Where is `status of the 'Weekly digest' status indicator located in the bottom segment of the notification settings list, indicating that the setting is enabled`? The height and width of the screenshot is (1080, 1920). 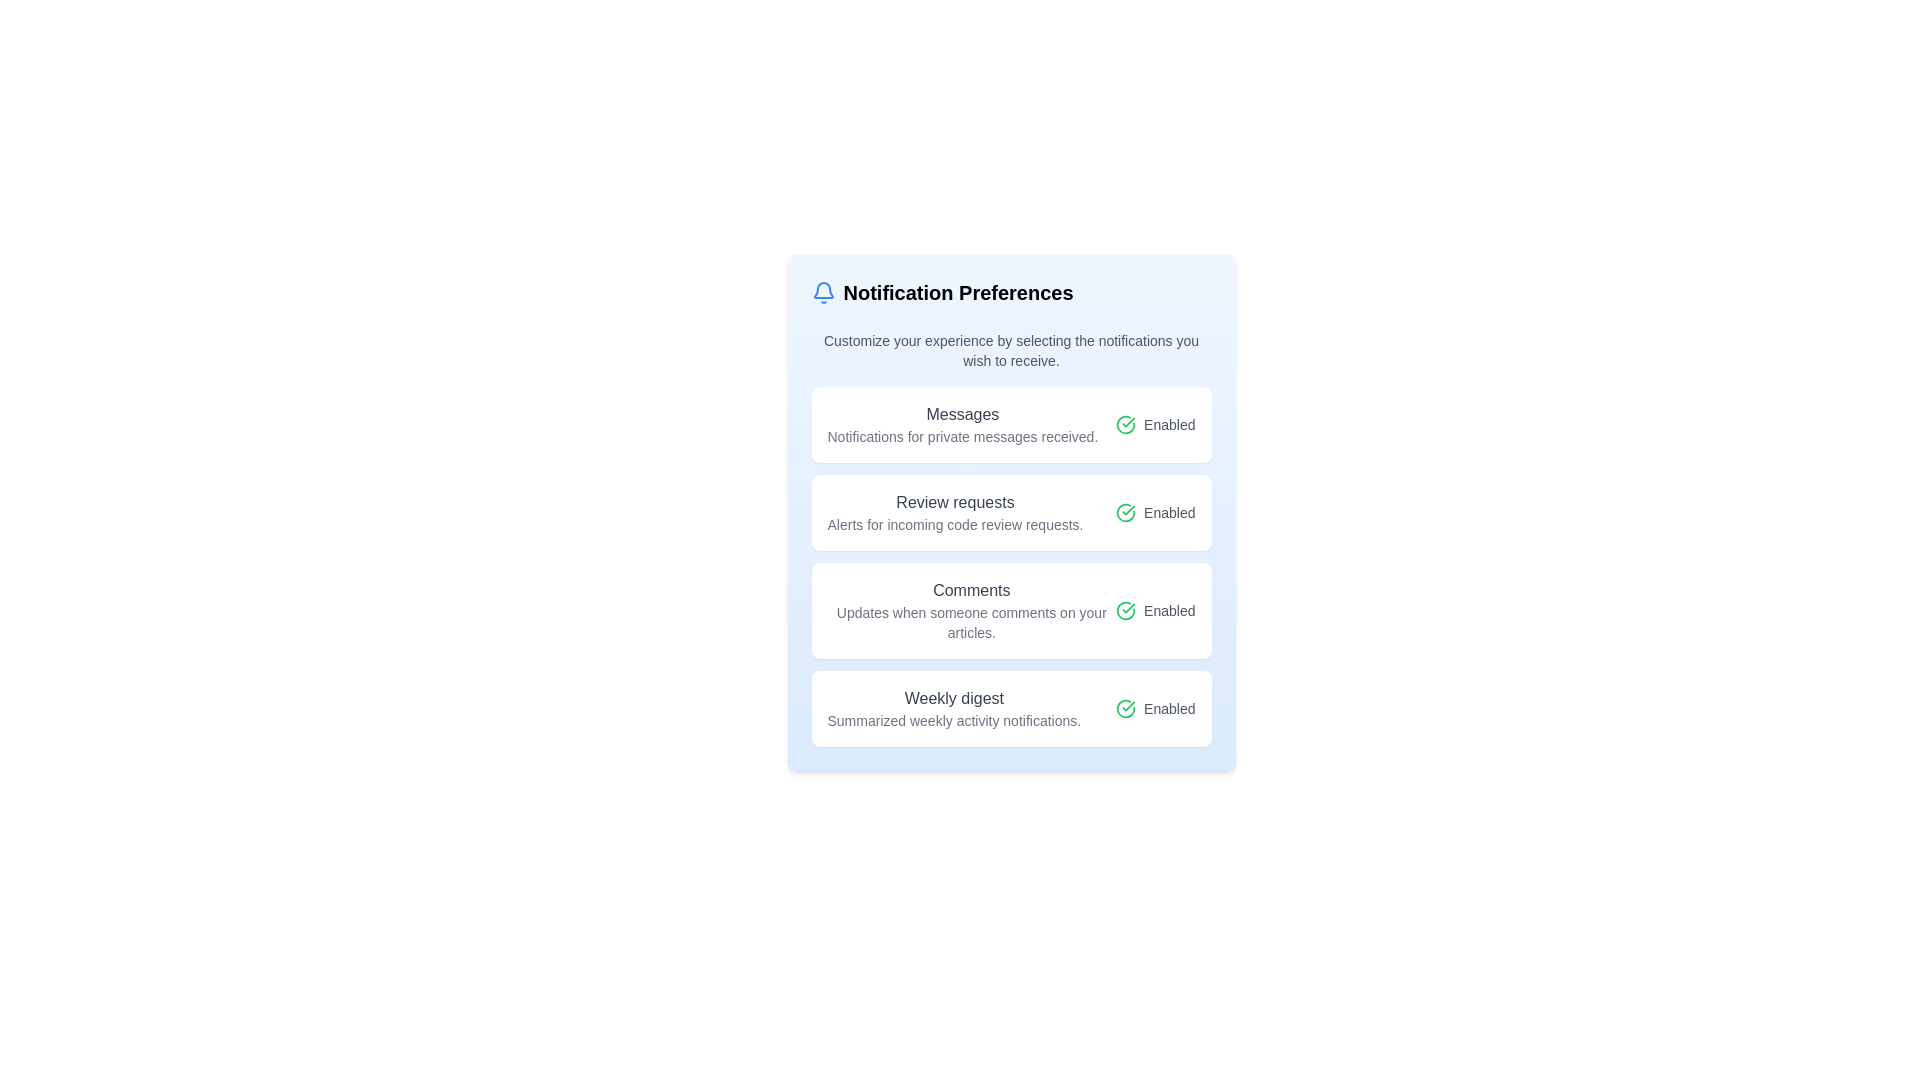 status of the 'Weekly digest' status indicator located in the bottom segment of the notification settings list, indicating that the setting is enabled is located at coordinates (1155, 708).